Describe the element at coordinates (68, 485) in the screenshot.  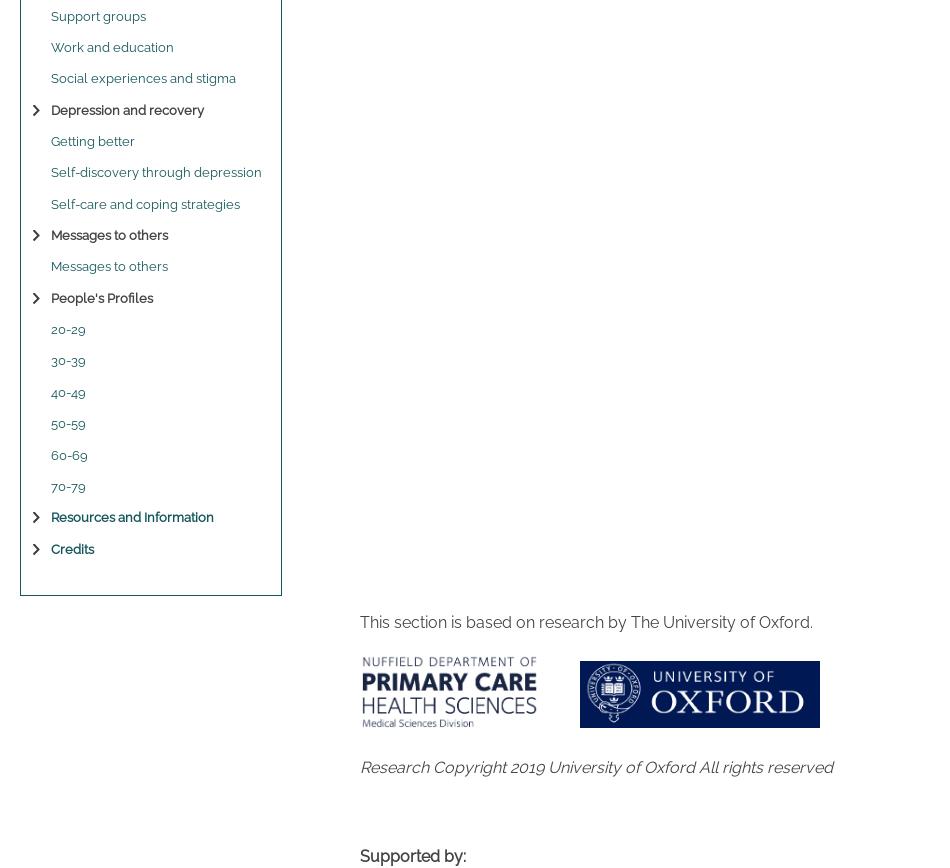
I see `'70-79'` at that location.